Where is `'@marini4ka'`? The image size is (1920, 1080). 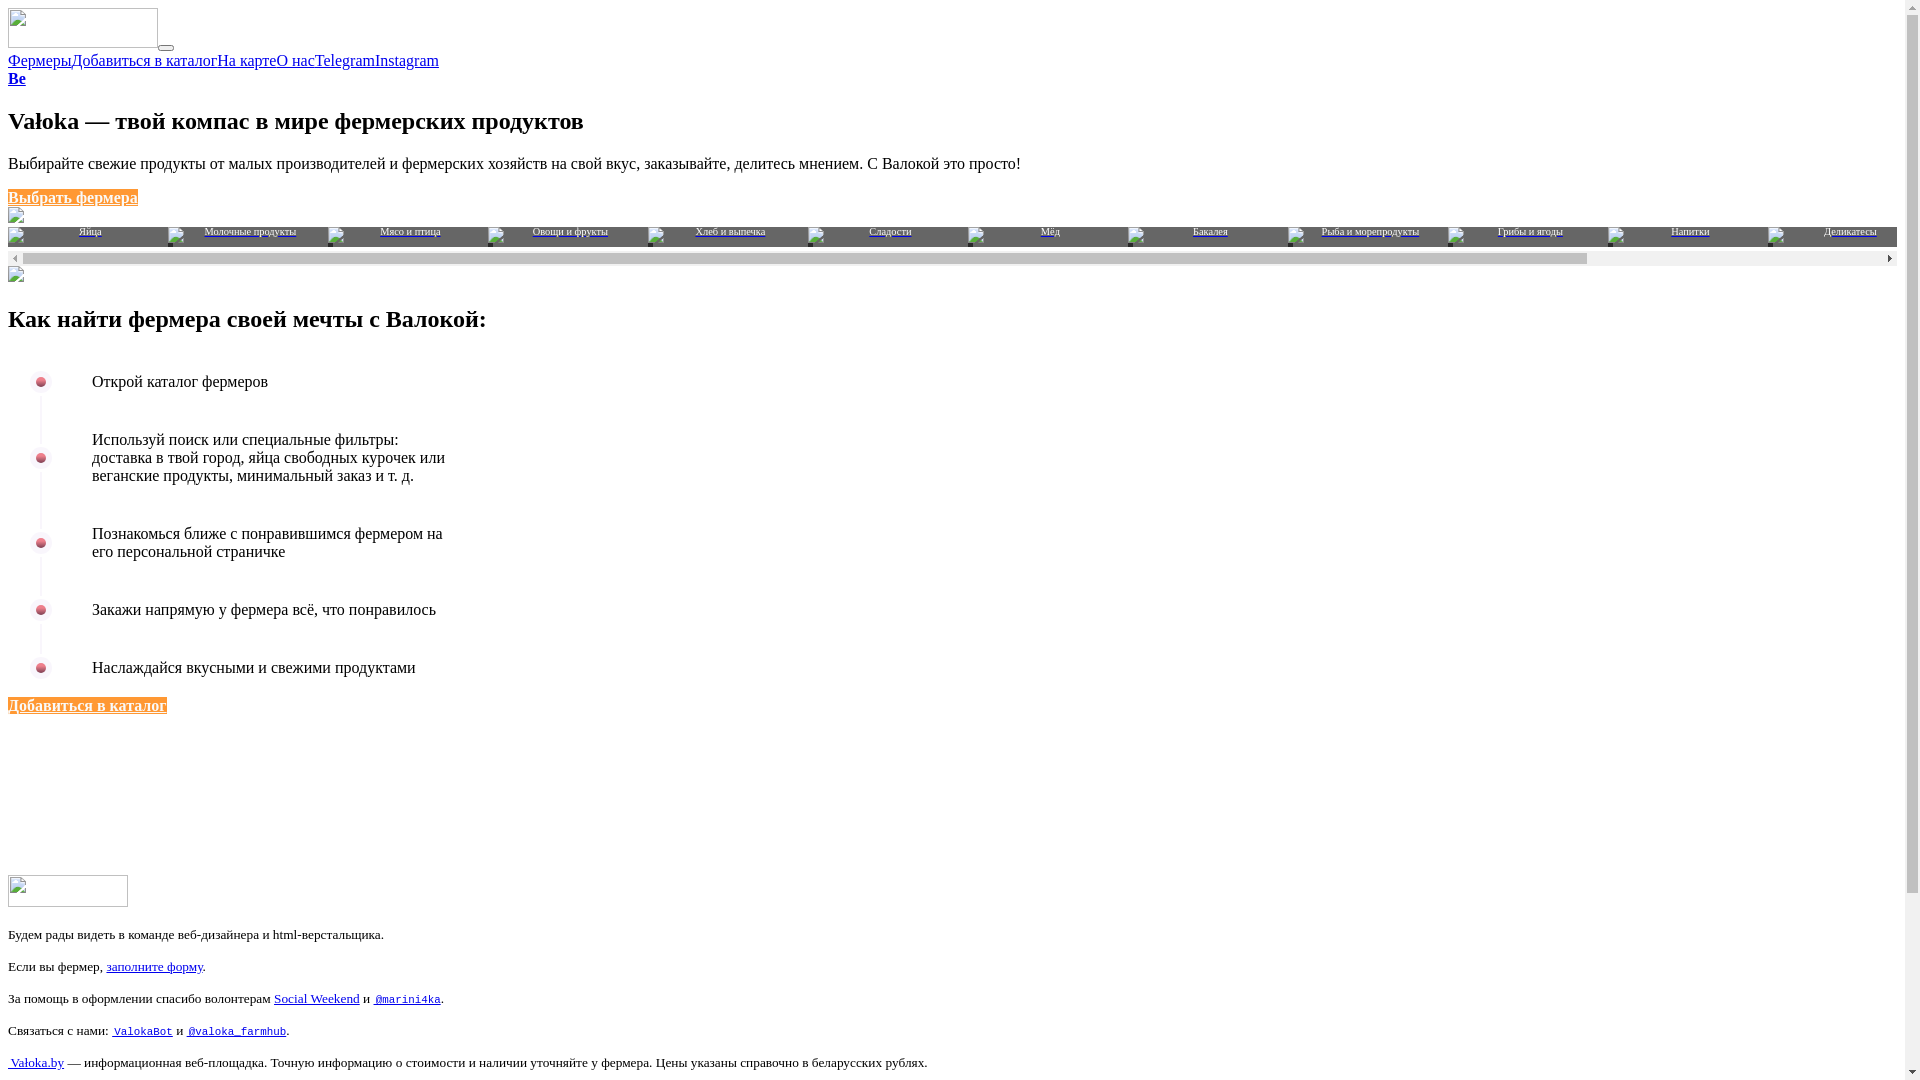
'@marini4ka' is located at coordinates (406, 998).